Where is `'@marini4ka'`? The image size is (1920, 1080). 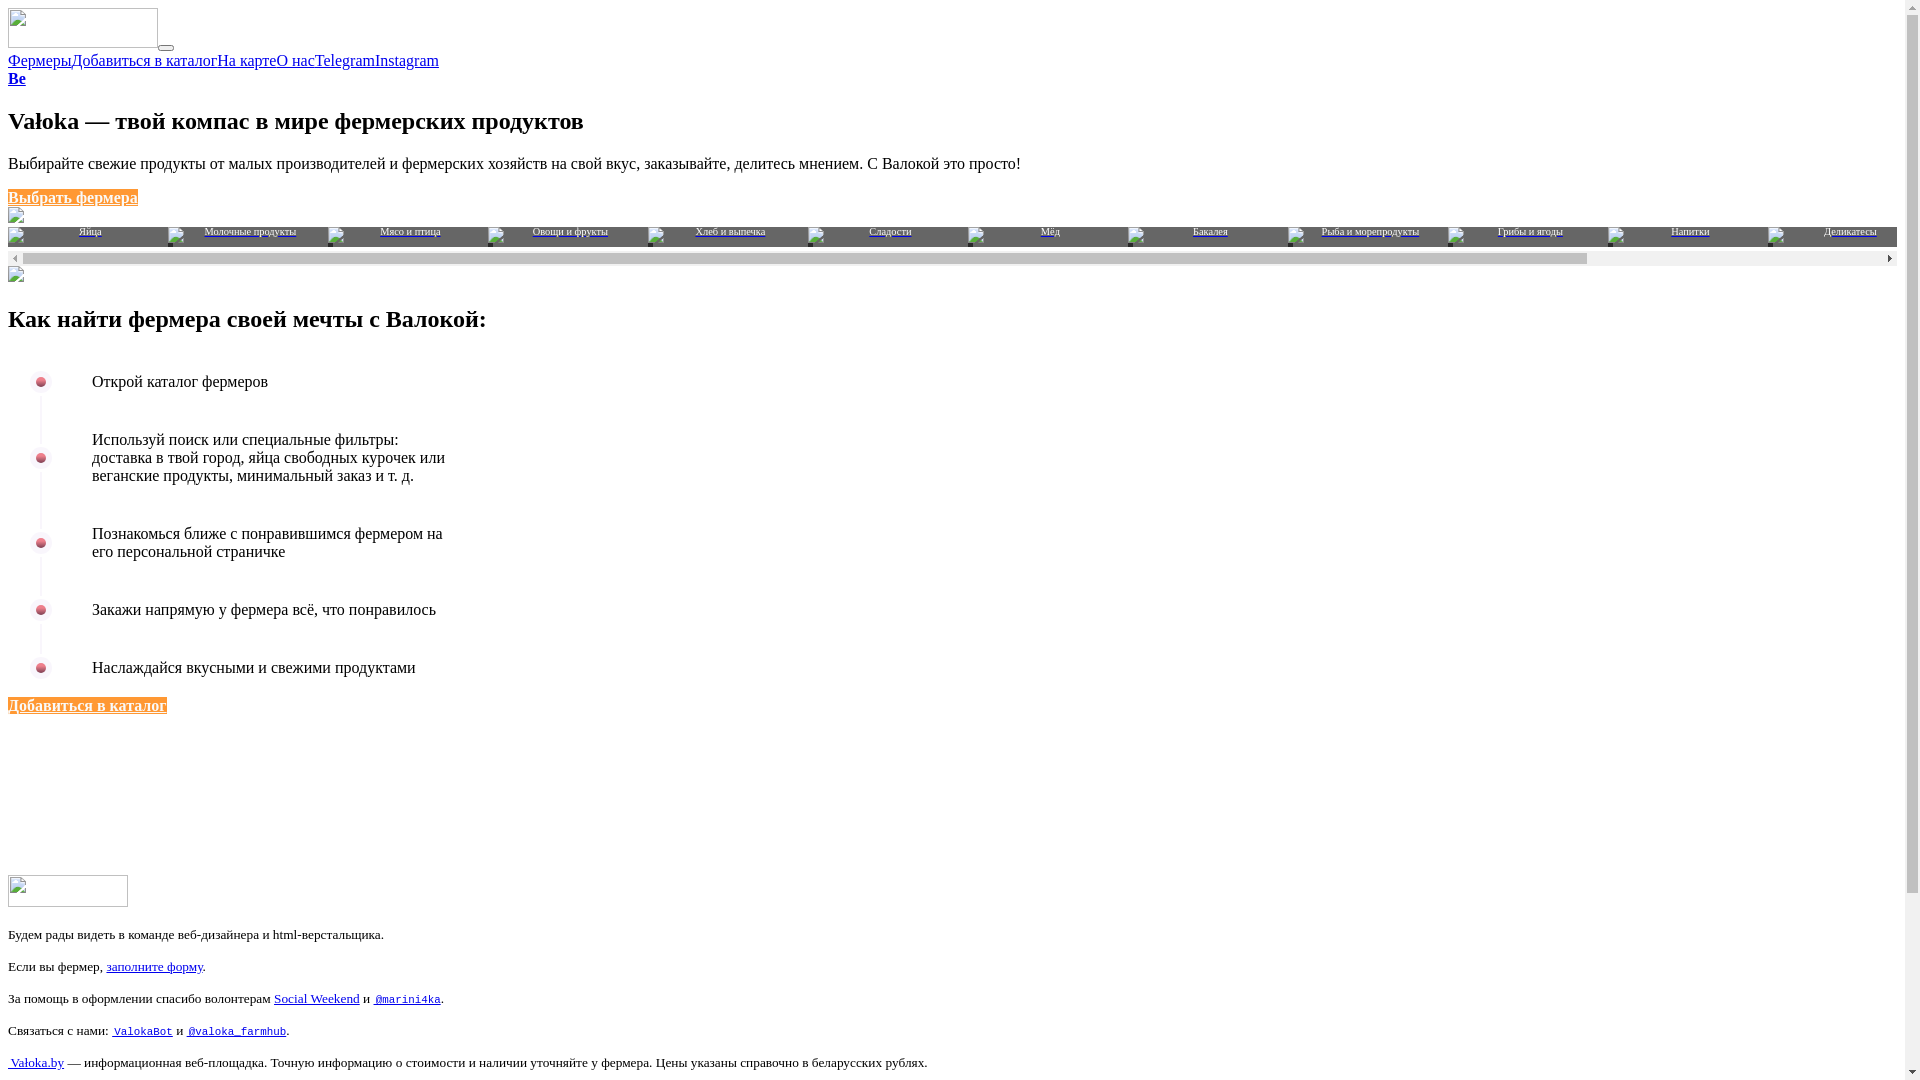
'@marini4ka' is located at coordinates (406, 998).